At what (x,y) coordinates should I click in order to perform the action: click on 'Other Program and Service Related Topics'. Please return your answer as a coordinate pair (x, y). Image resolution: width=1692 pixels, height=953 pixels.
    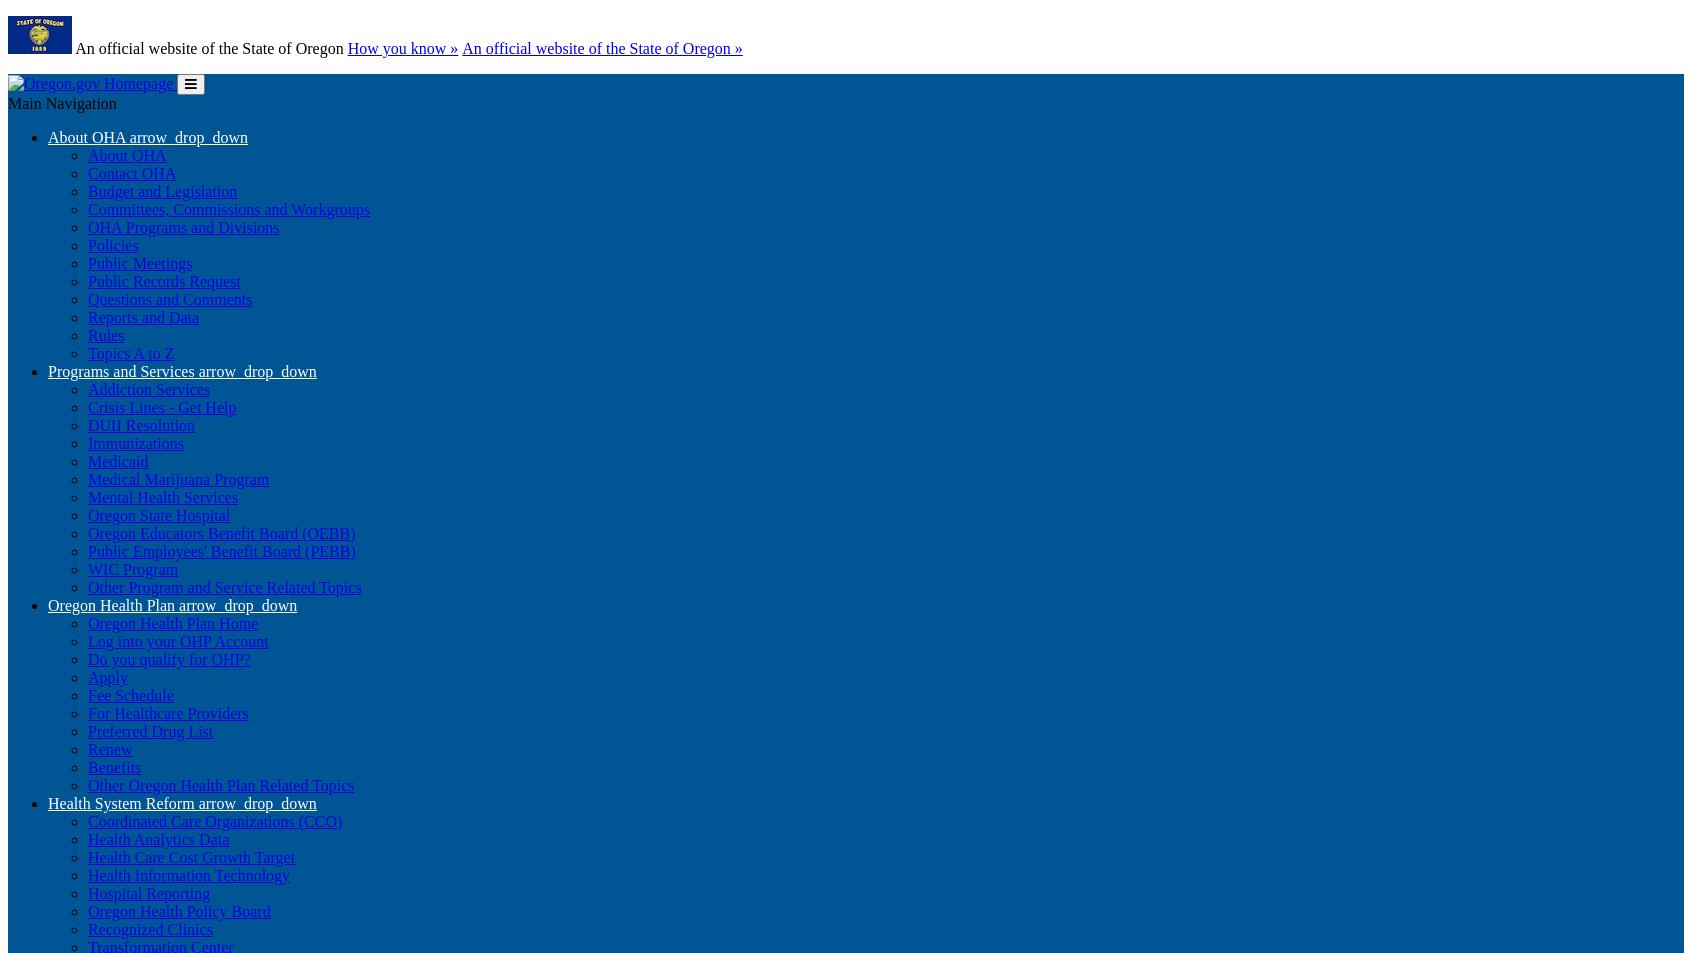
    Looking at the image, I should click on (224, 587).